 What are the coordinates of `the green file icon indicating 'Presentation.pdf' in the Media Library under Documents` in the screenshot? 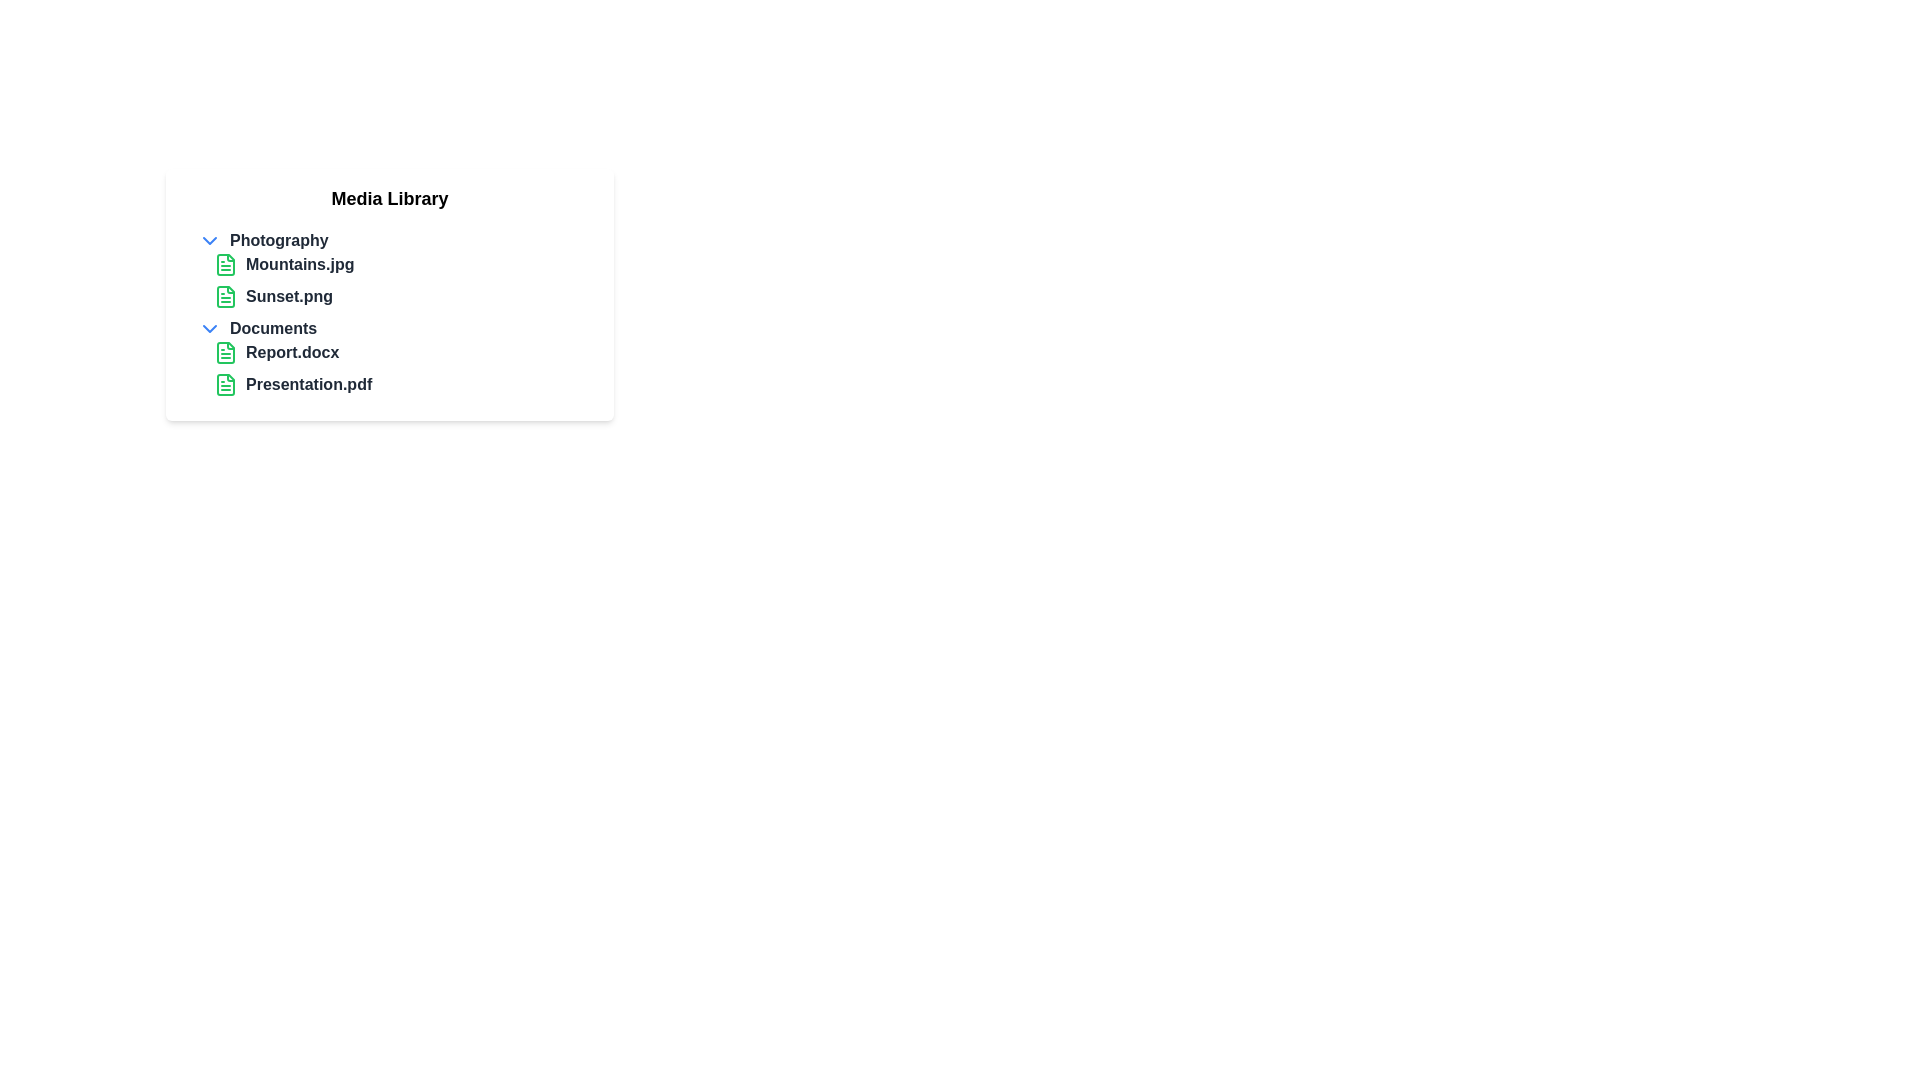 It's located at (225, 385).